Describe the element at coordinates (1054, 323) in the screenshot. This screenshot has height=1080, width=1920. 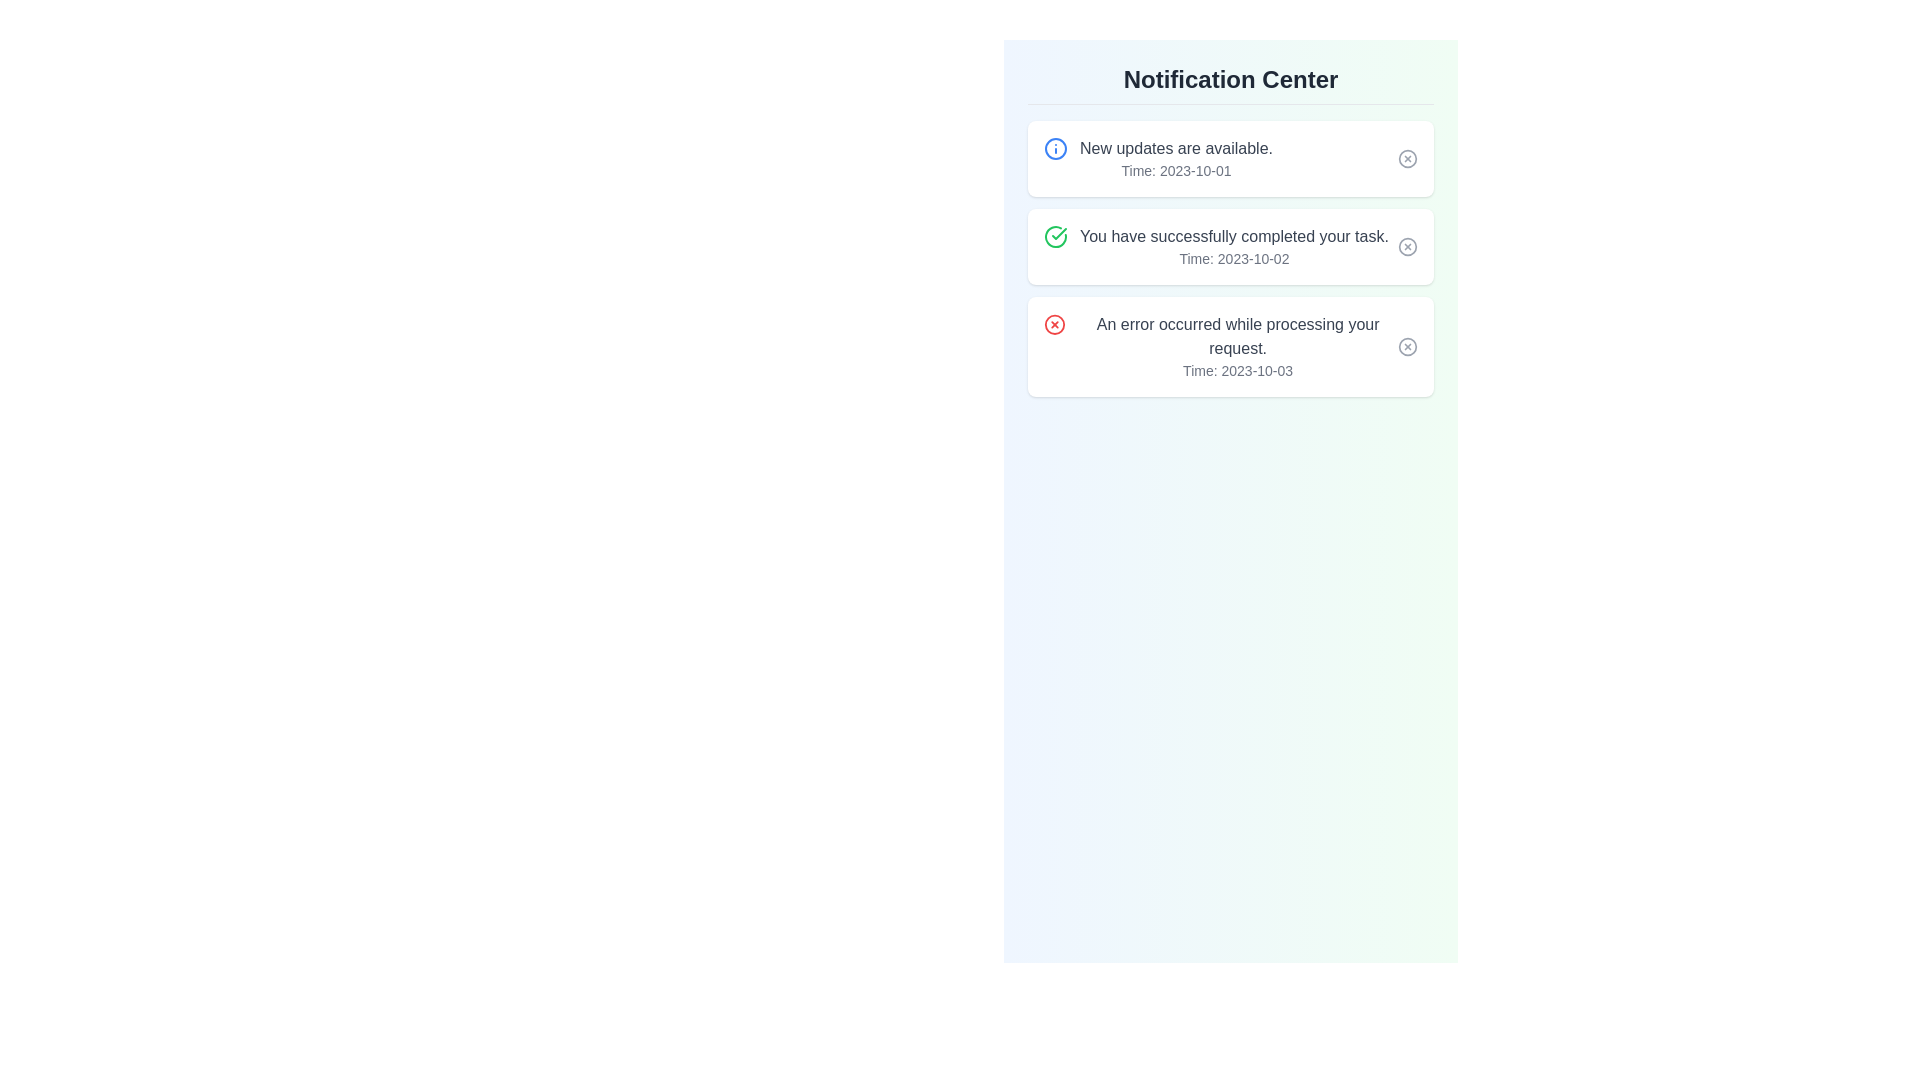
I see `the error notification icon located in the third notification card from the top, positioned near the top-left corner of the card` at that location.